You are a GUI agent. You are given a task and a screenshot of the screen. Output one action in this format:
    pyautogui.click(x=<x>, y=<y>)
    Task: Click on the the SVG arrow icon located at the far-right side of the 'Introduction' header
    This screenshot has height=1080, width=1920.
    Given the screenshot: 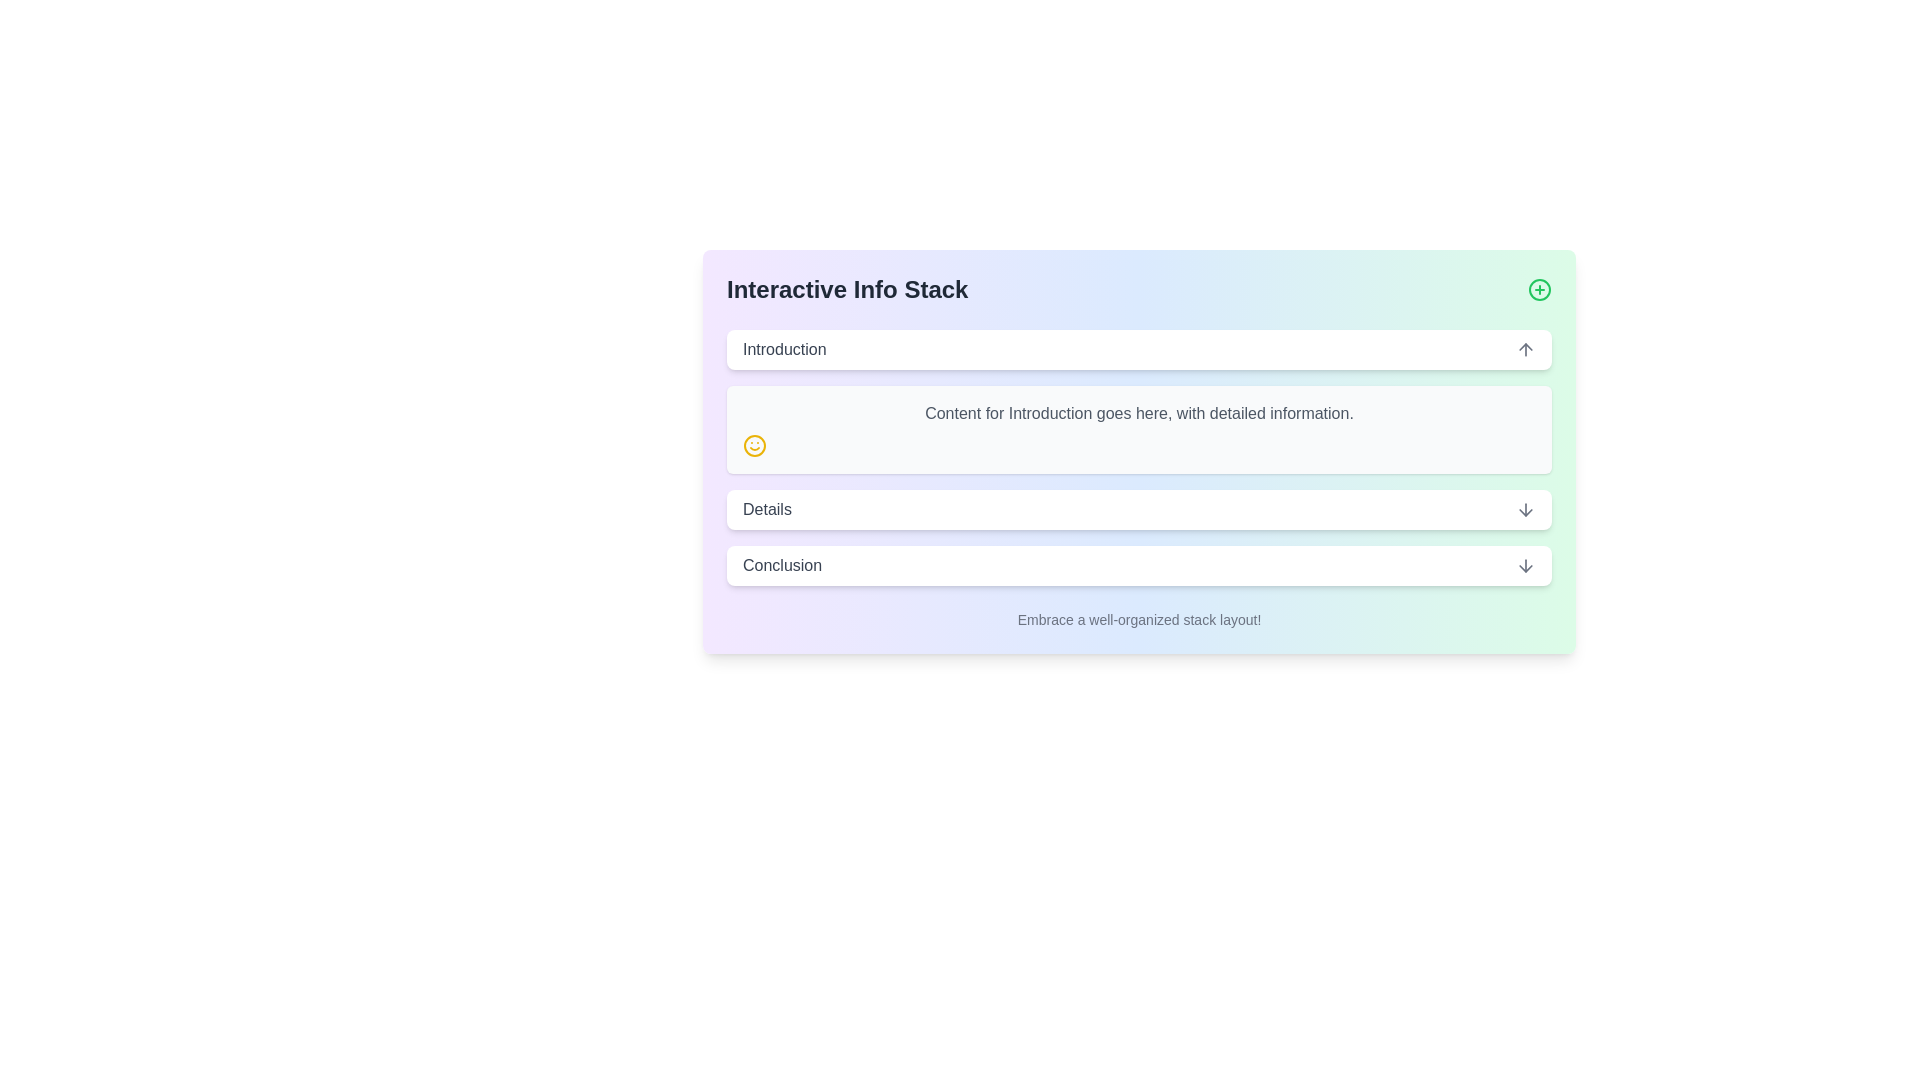 What is the action you would take?
    pyautogui.click(x=1525, y=349)
    